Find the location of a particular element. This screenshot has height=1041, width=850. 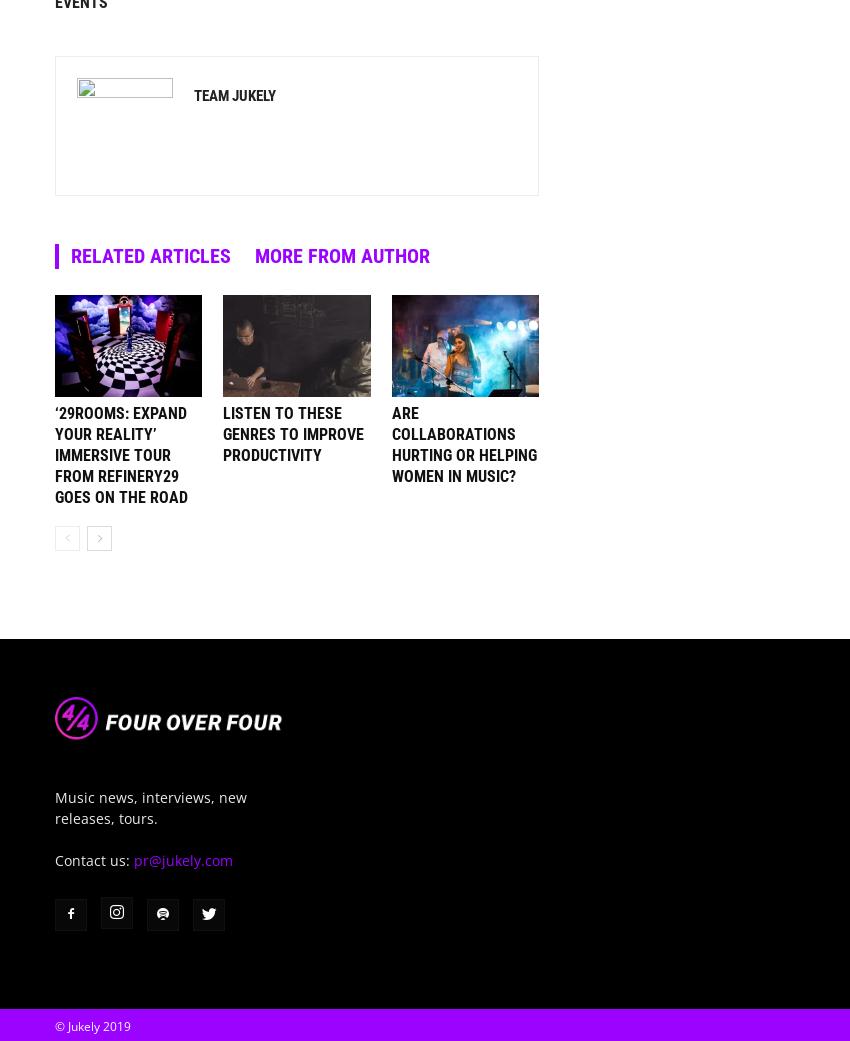

'MORE FROM AUTHOR' is located at coordinates (341, 254).